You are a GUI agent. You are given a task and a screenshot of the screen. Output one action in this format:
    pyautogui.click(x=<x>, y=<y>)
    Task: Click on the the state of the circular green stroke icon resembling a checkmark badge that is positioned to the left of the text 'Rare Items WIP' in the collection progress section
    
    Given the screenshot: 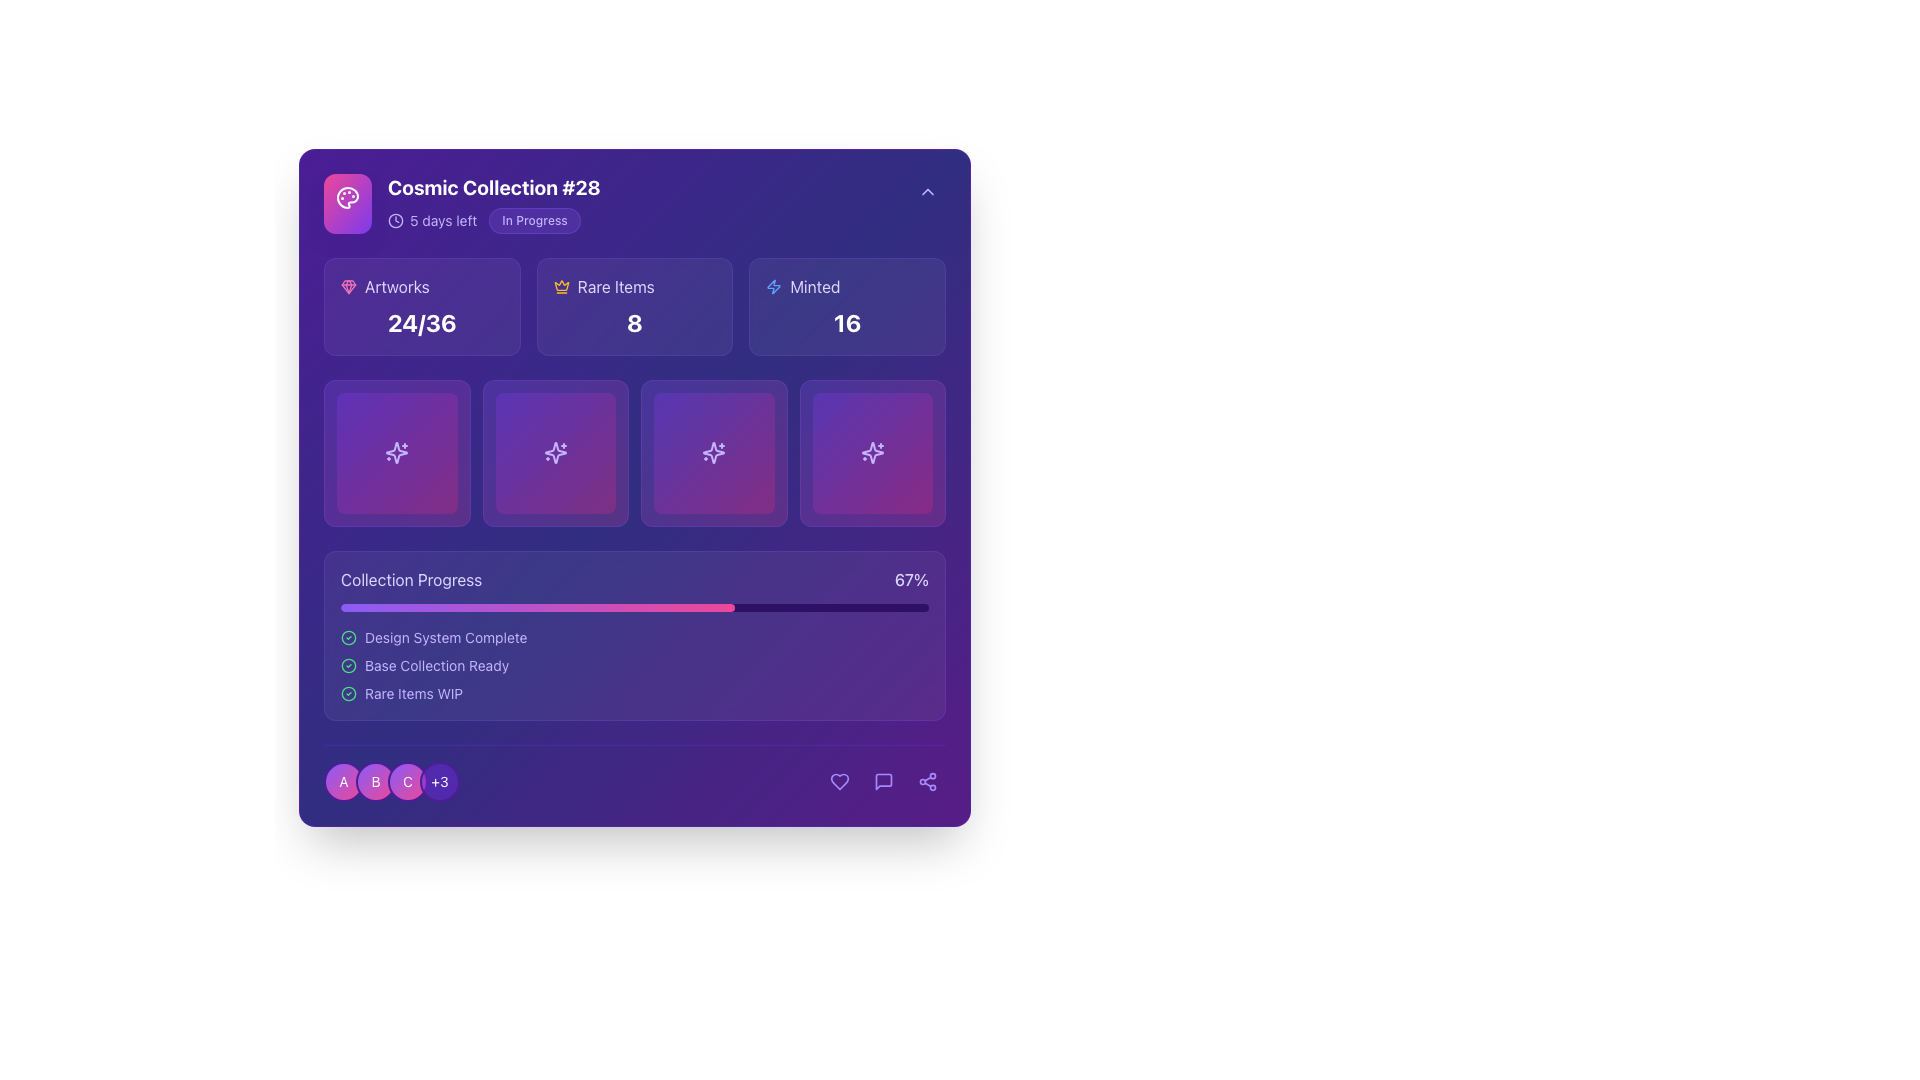 What is the action you would take?
    pyautogui.click(x=349, y=692)
    